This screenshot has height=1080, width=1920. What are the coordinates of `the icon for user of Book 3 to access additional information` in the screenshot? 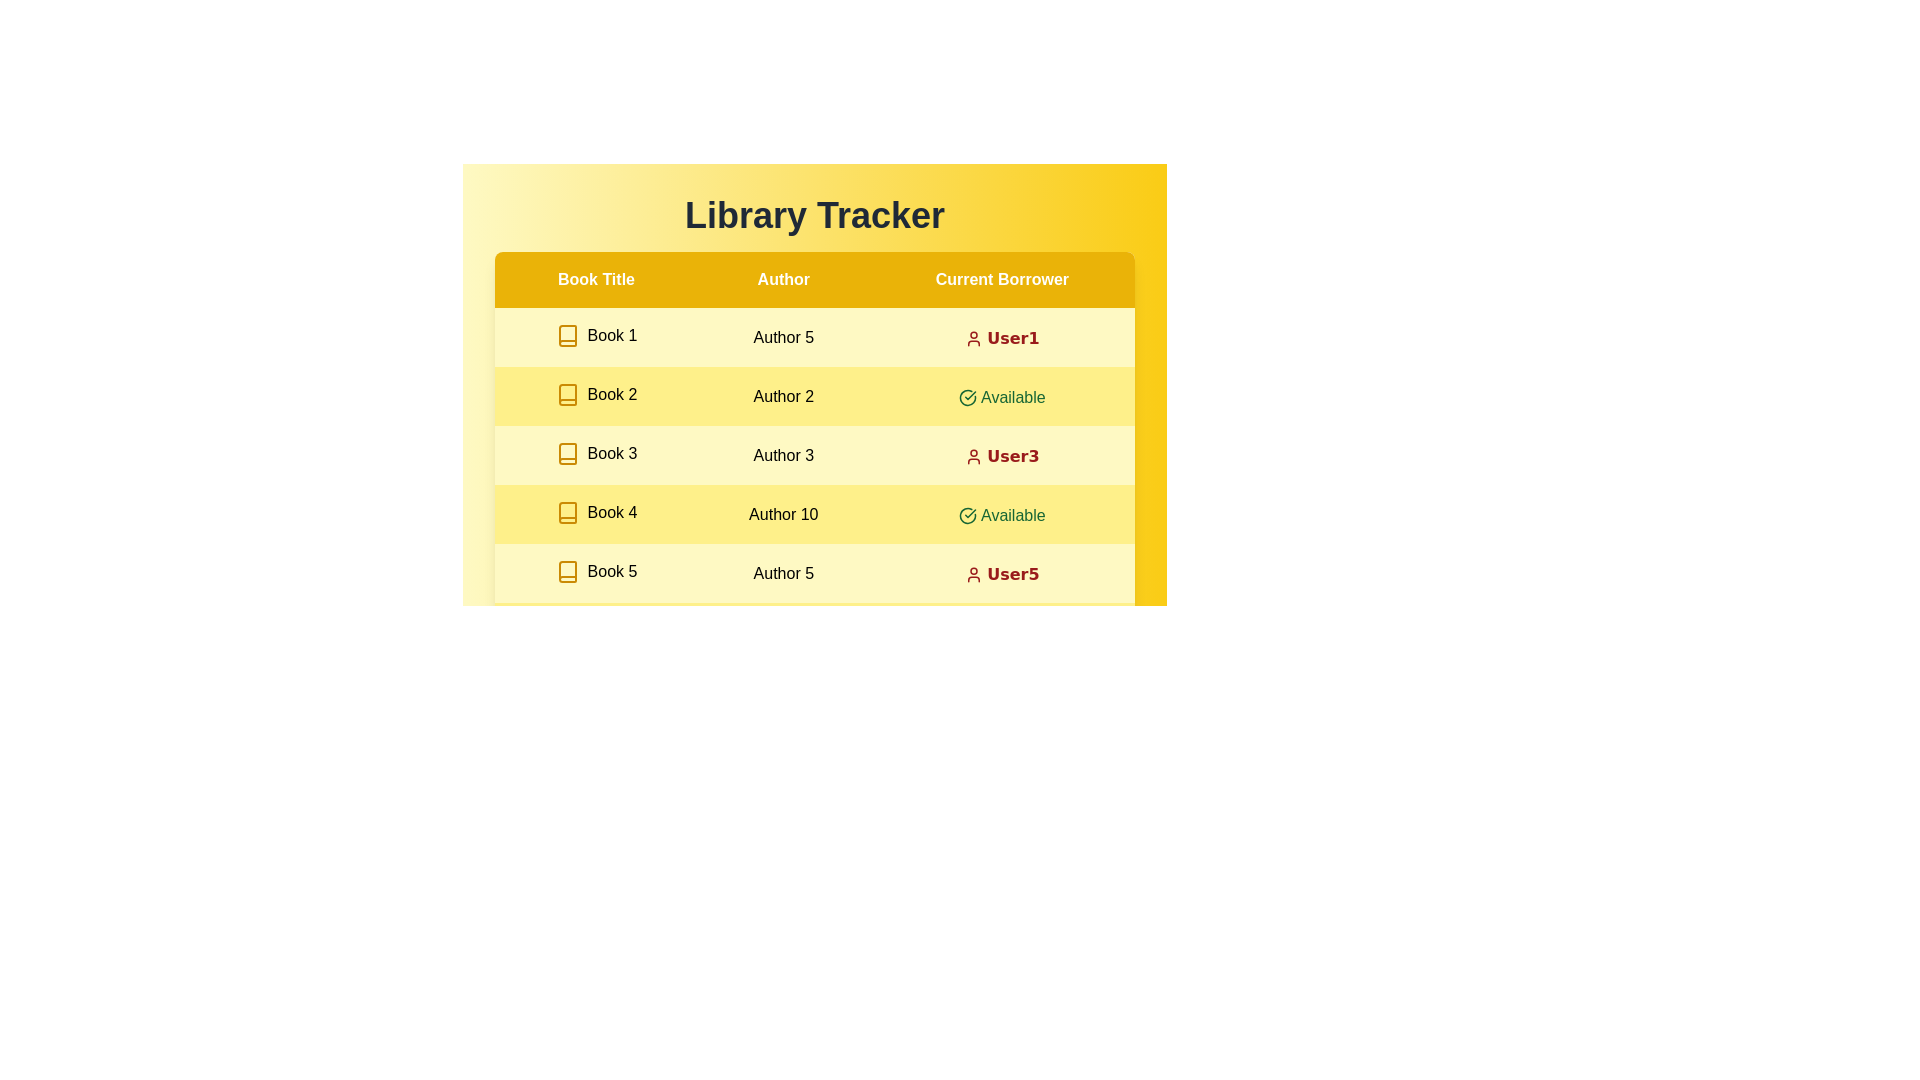 It's located at (974, 456).